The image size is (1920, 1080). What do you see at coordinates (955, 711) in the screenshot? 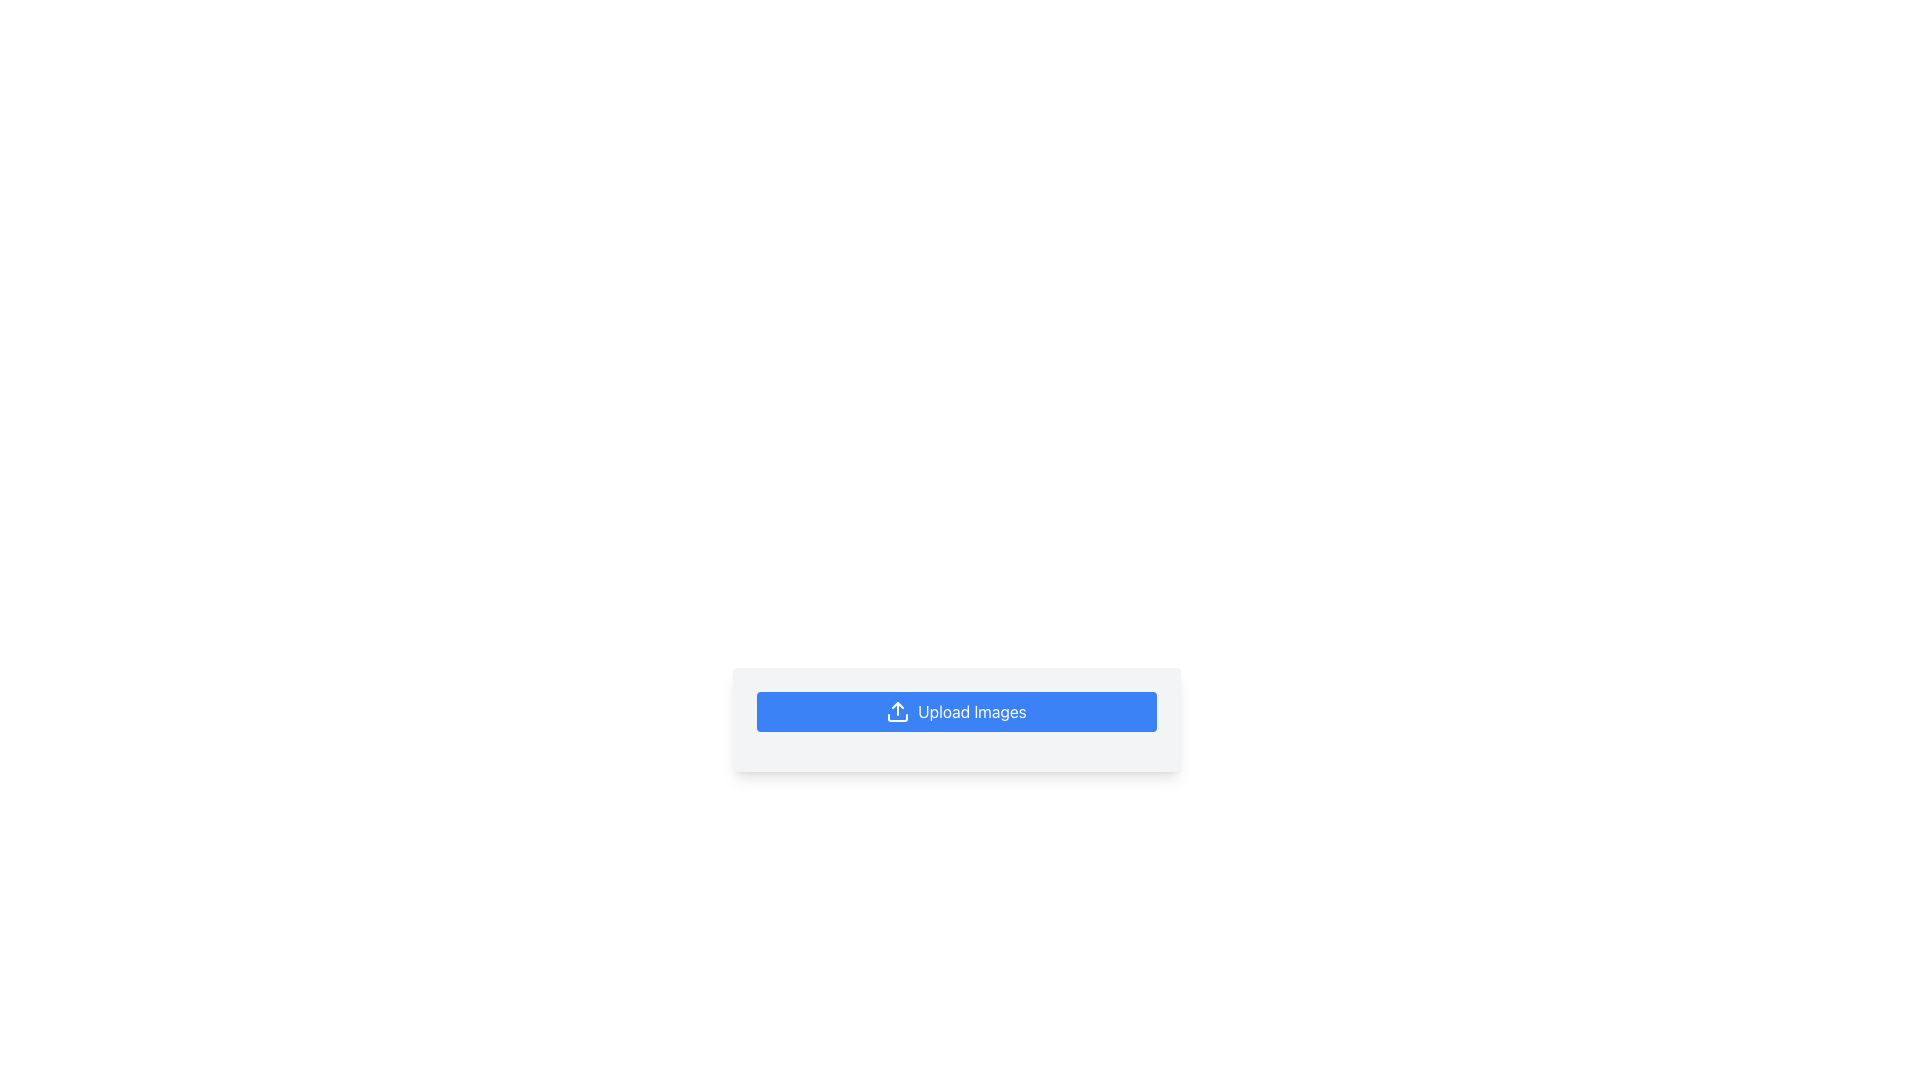
I see `the 'Upload Images' button, which is a blue rectangular button with white text and an upward arrow symbol` at bounding box center [955, 711].